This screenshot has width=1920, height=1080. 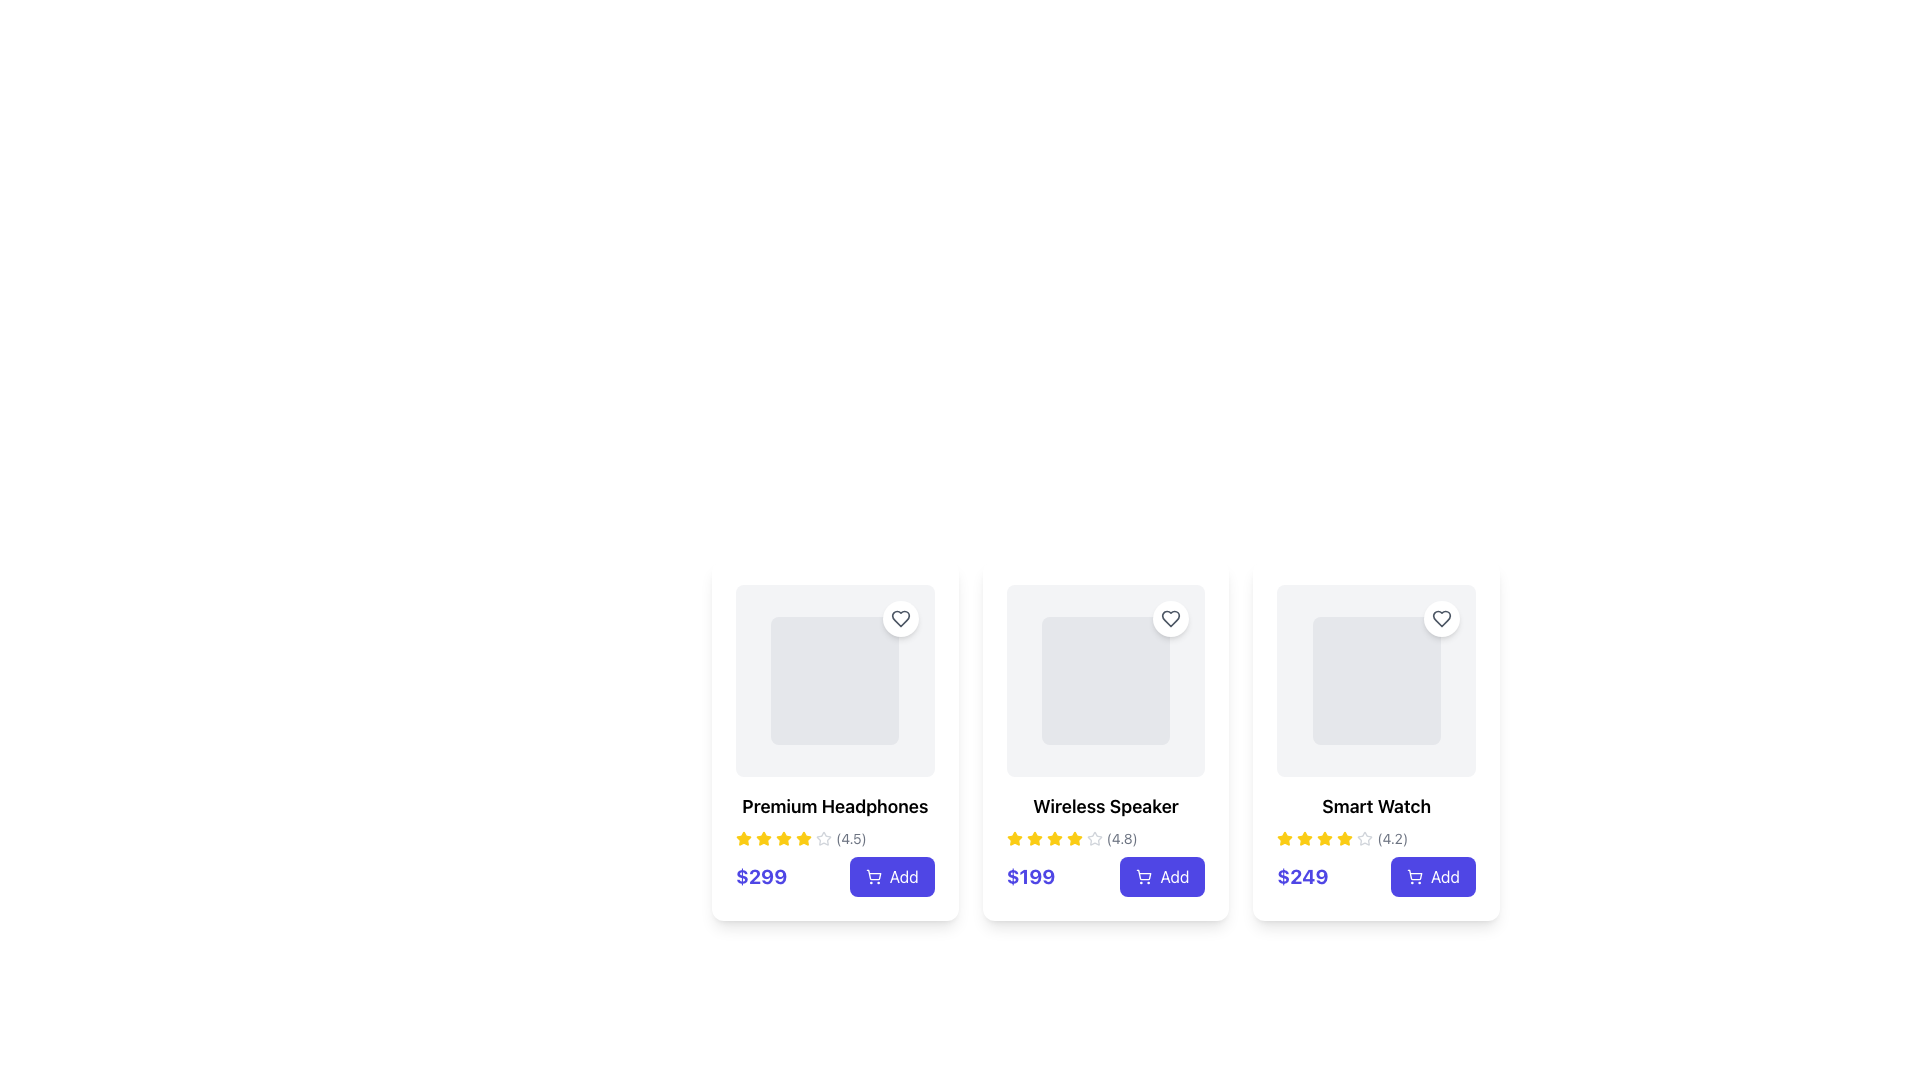 I want to click on the fourth star icon in the five-star rating system for the 'Smart Watch' product card, which is visually prominent with a yellow fill, so click(x=1345, y=839).